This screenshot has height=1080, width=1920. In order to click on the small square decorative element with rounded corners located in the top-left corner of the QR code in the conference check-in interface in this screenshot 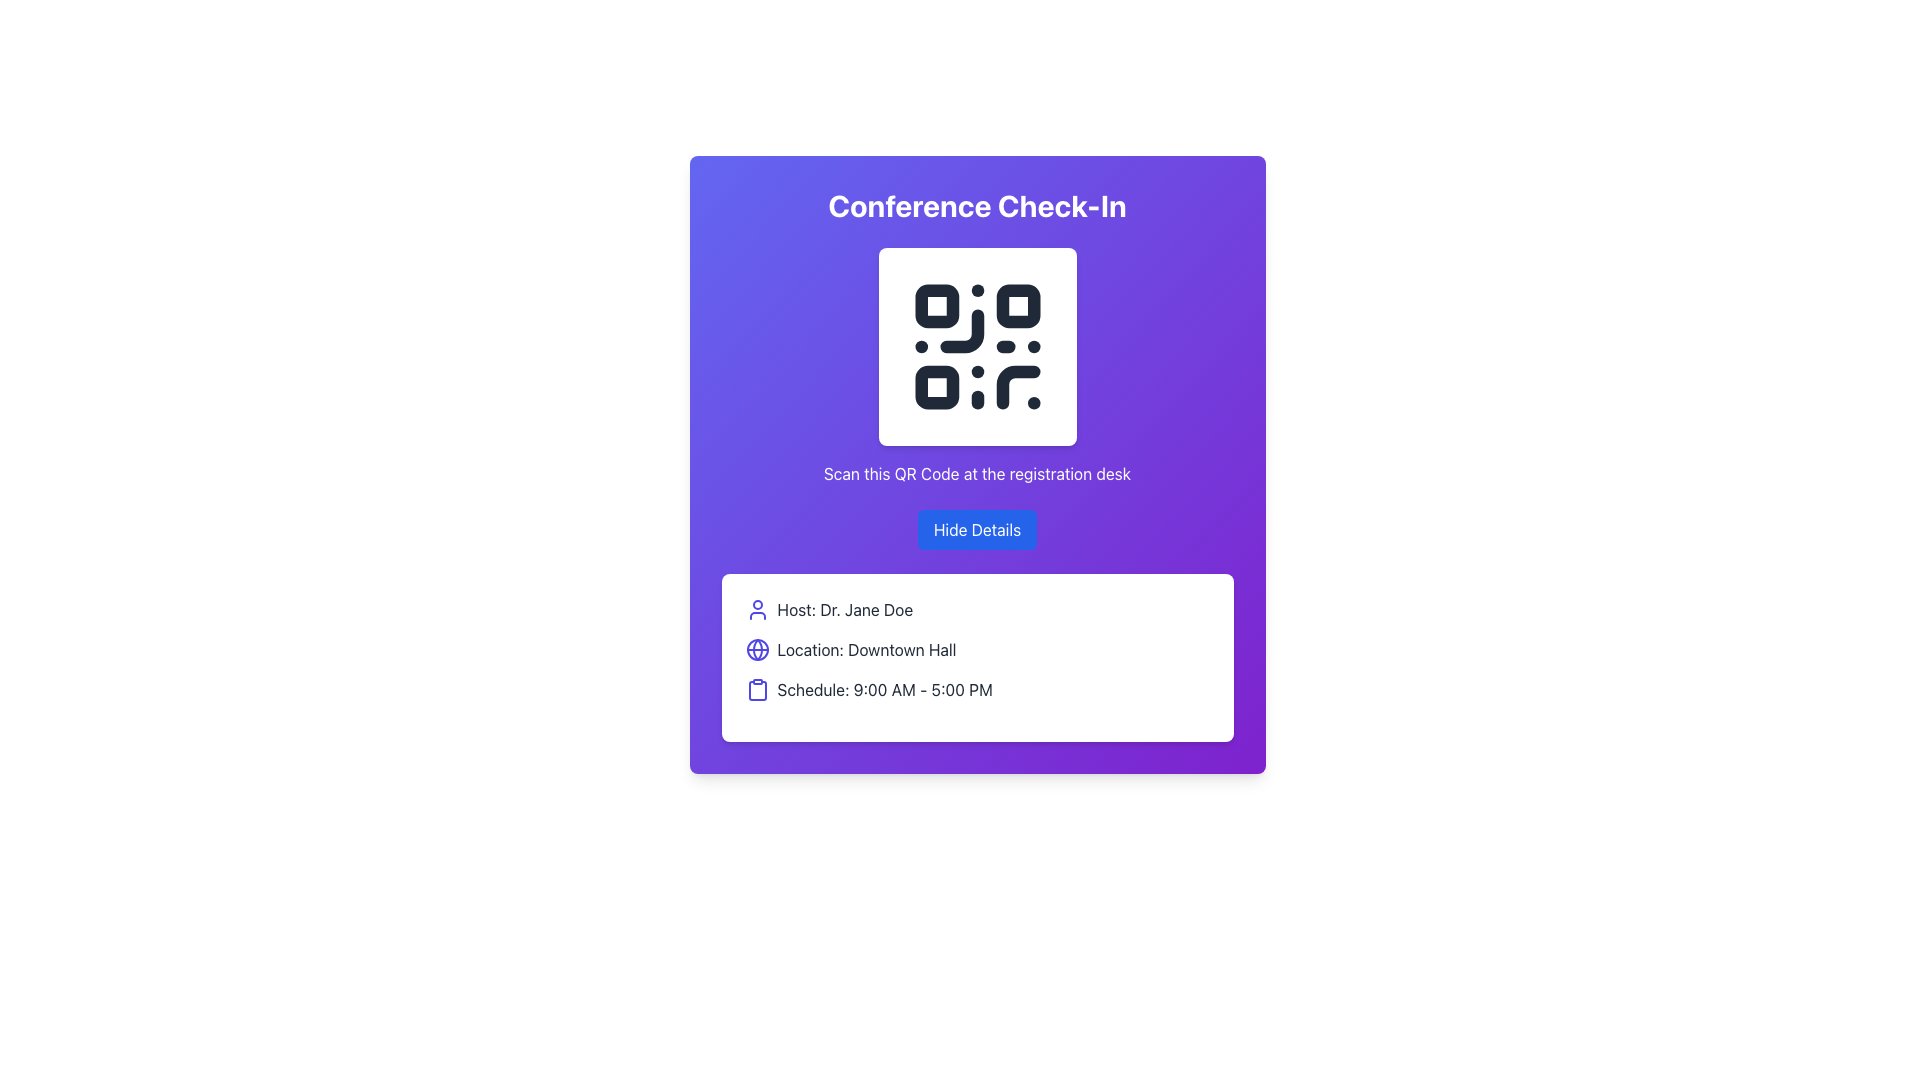, I will do `click(935, 306)`.